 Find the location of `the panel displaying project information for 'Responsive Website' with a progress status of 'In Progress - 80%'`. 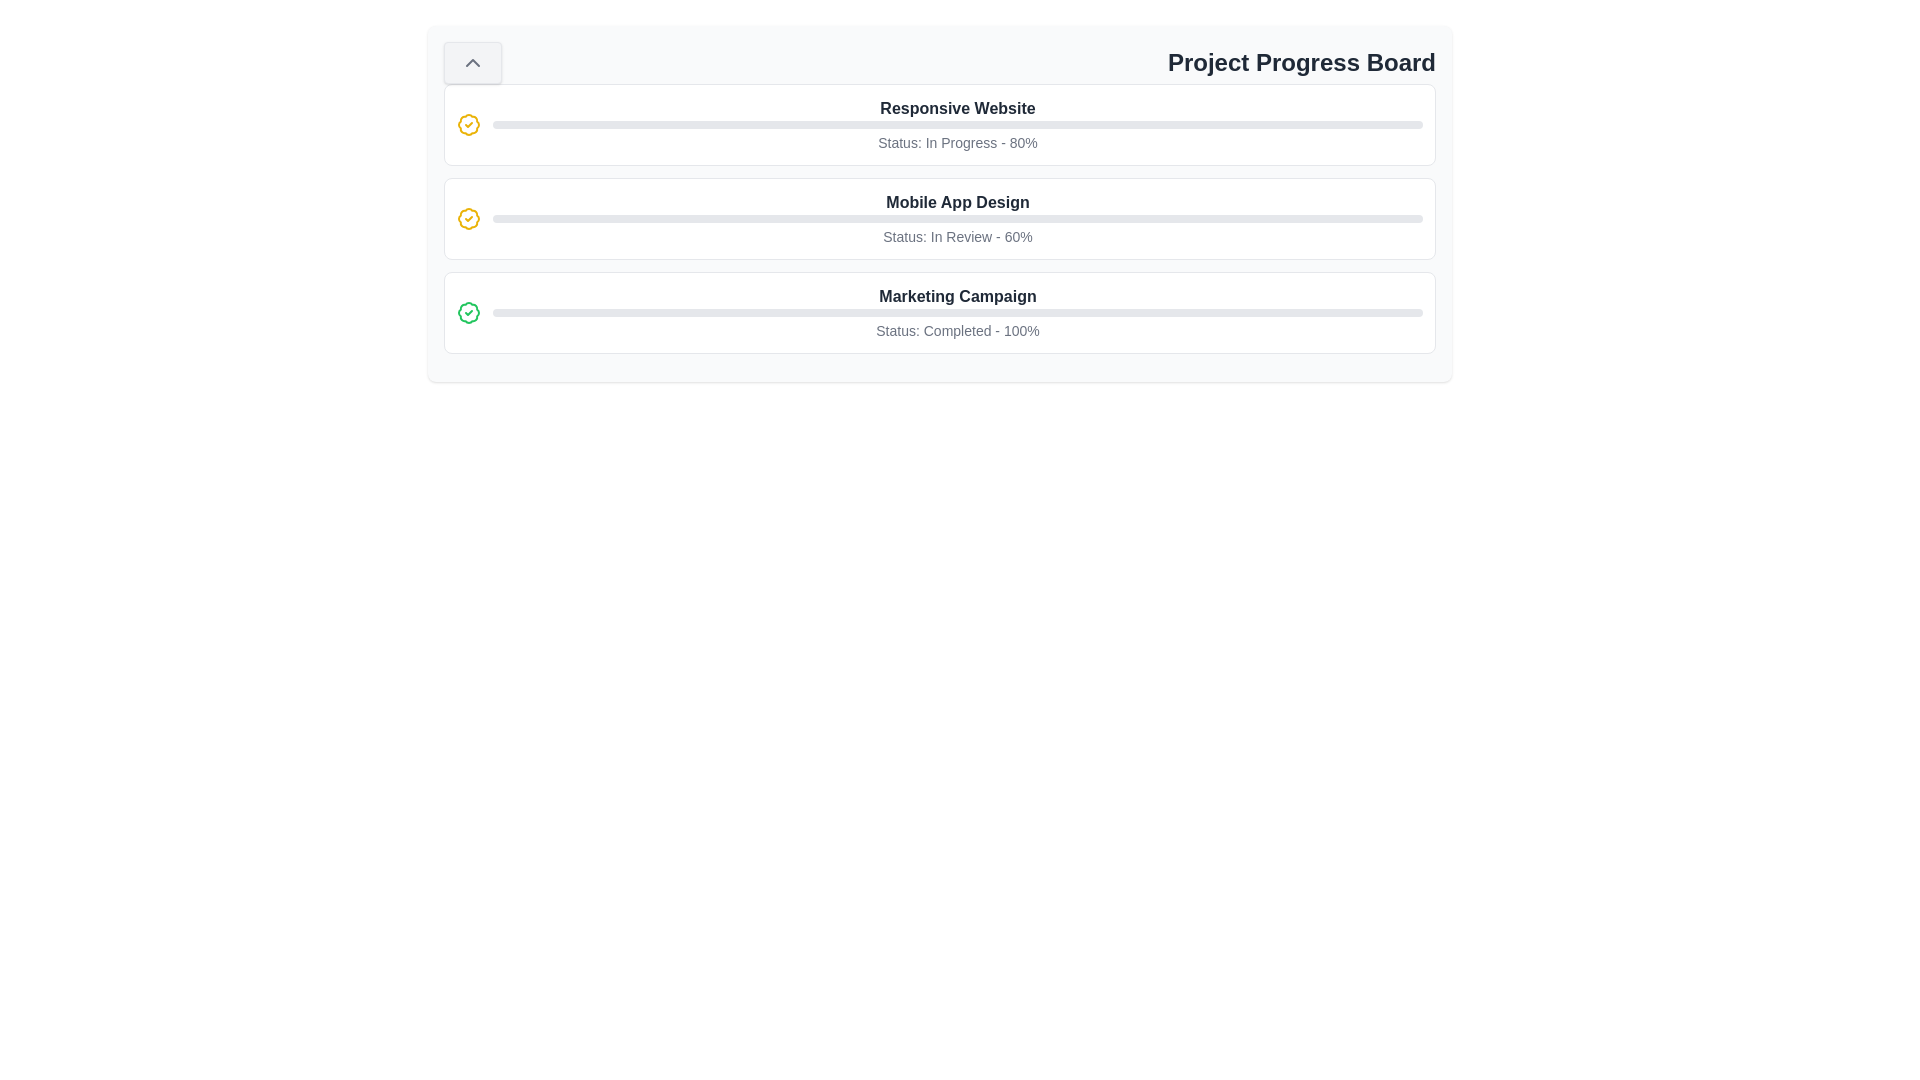

the panel displaying project information for 'Responsive Website' with a progress status of 'In Progress - 80%' is located at coordinates (939, 124).